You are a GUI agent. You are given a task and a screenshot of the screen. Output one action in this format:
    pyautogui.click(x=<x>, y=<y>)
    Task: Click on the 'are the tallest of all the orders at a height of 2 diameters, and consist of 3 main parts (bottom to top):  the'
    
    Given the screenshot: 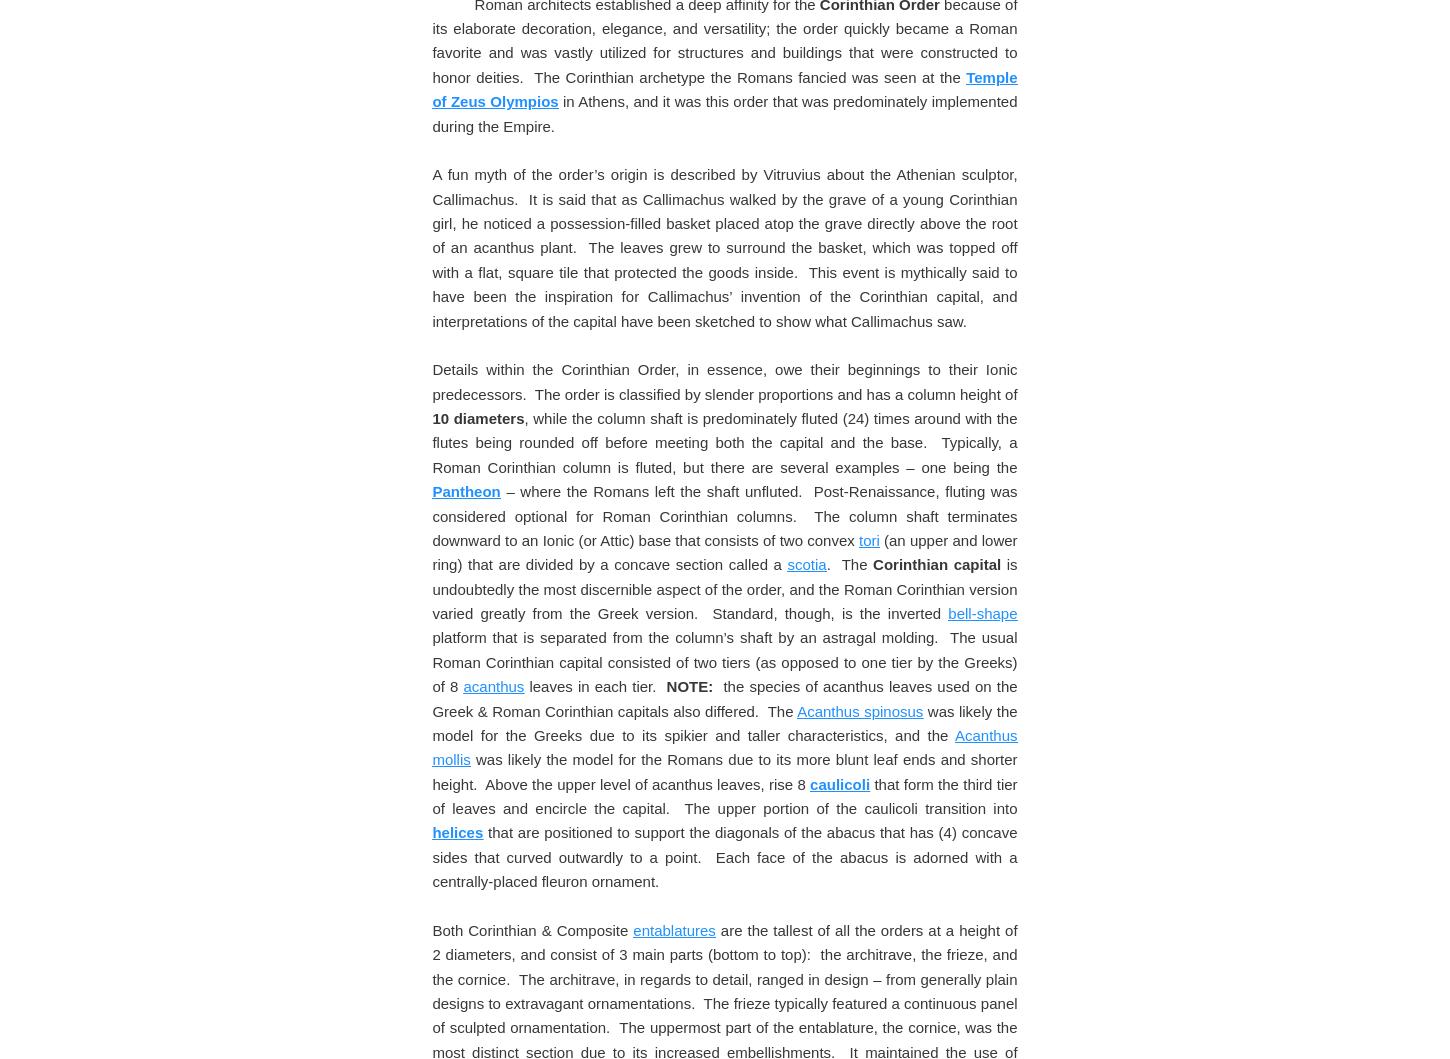 What is the action you would take?
    pyautogui.click(x=723, y=124)
    